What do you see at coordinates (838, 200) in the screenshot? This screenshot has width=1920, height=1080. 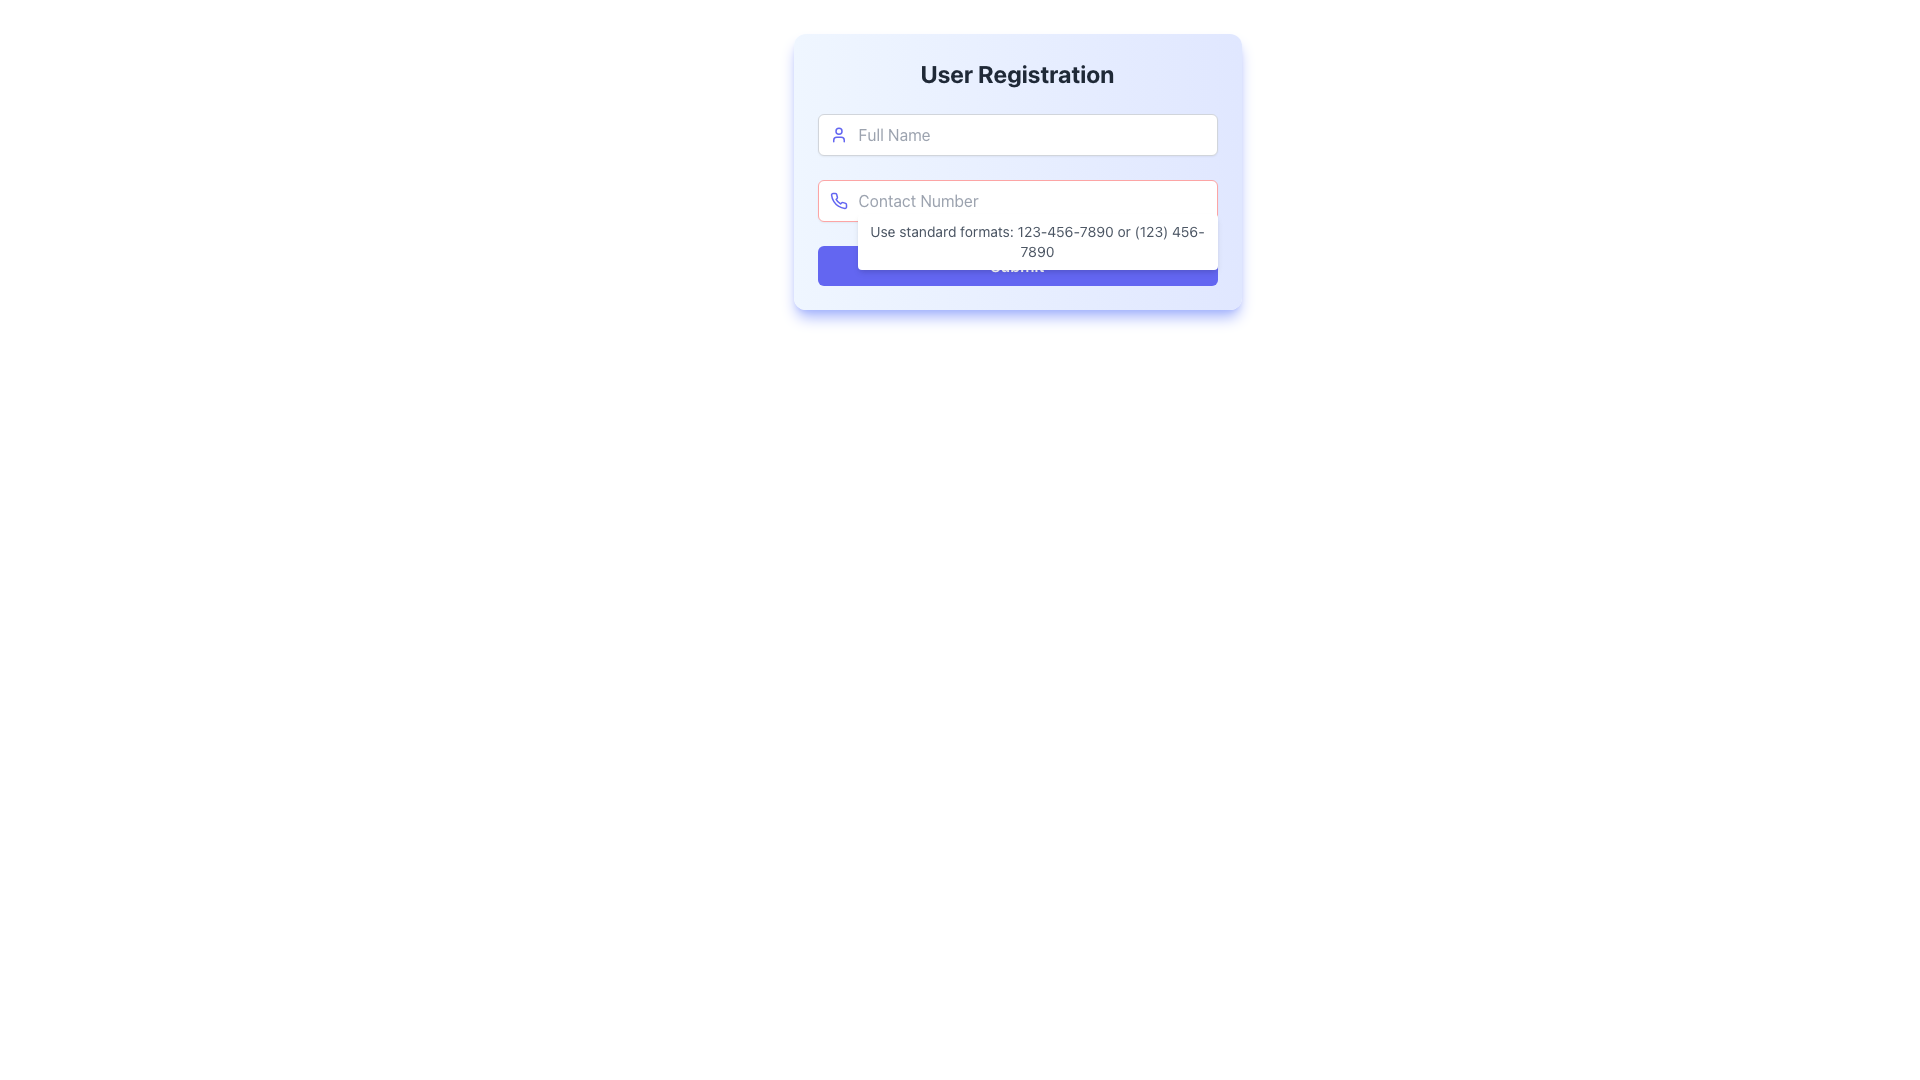 I see `the contact number field icon located near the top-left inside the input field` at bounding box center [838, 200].